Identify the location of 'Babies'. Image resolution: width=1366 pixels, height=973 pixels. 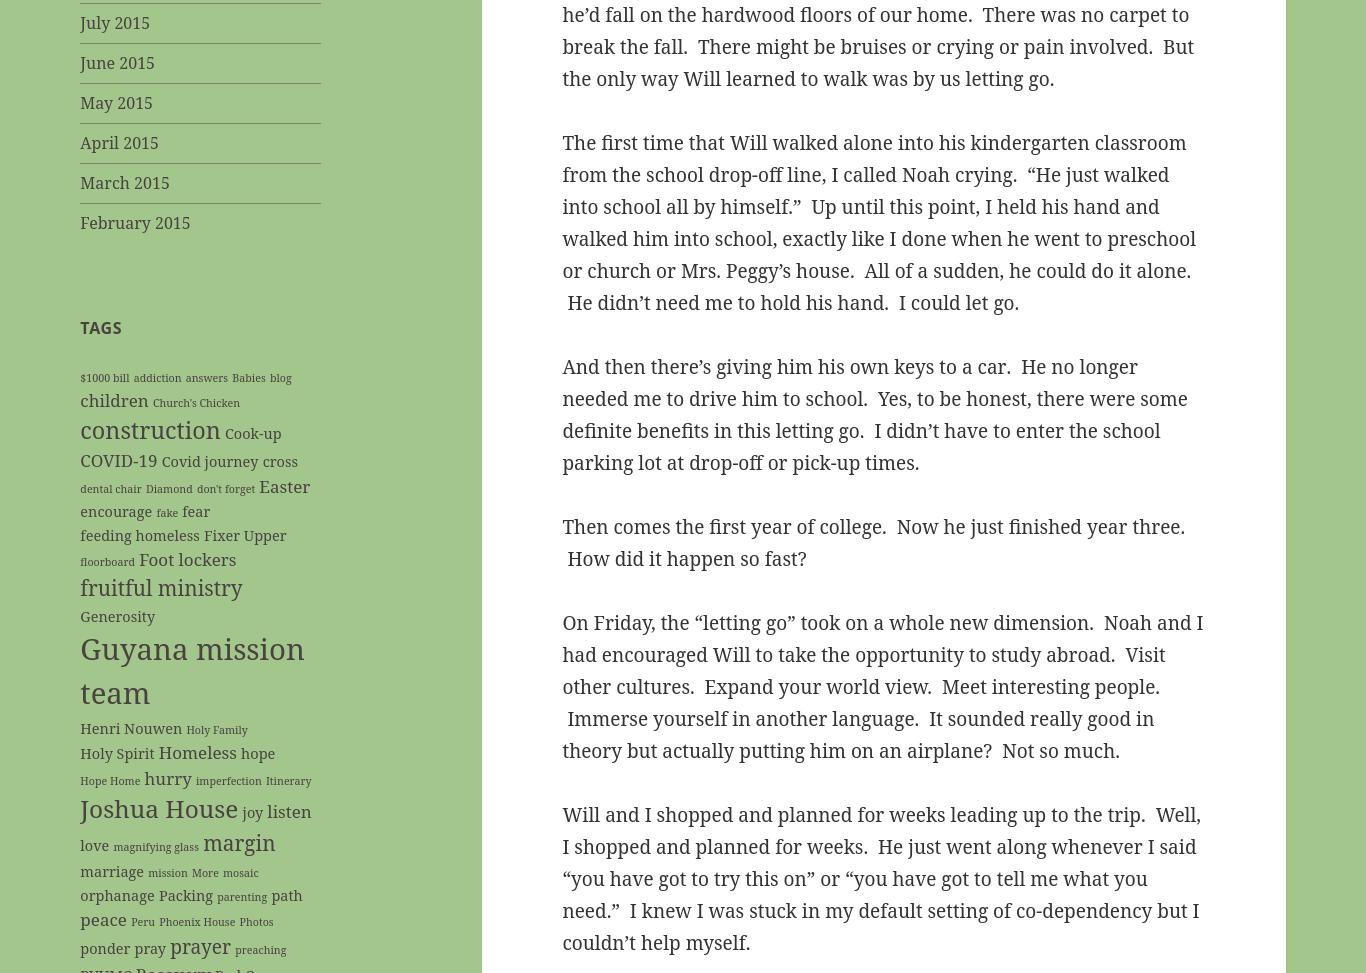
(248, 376).